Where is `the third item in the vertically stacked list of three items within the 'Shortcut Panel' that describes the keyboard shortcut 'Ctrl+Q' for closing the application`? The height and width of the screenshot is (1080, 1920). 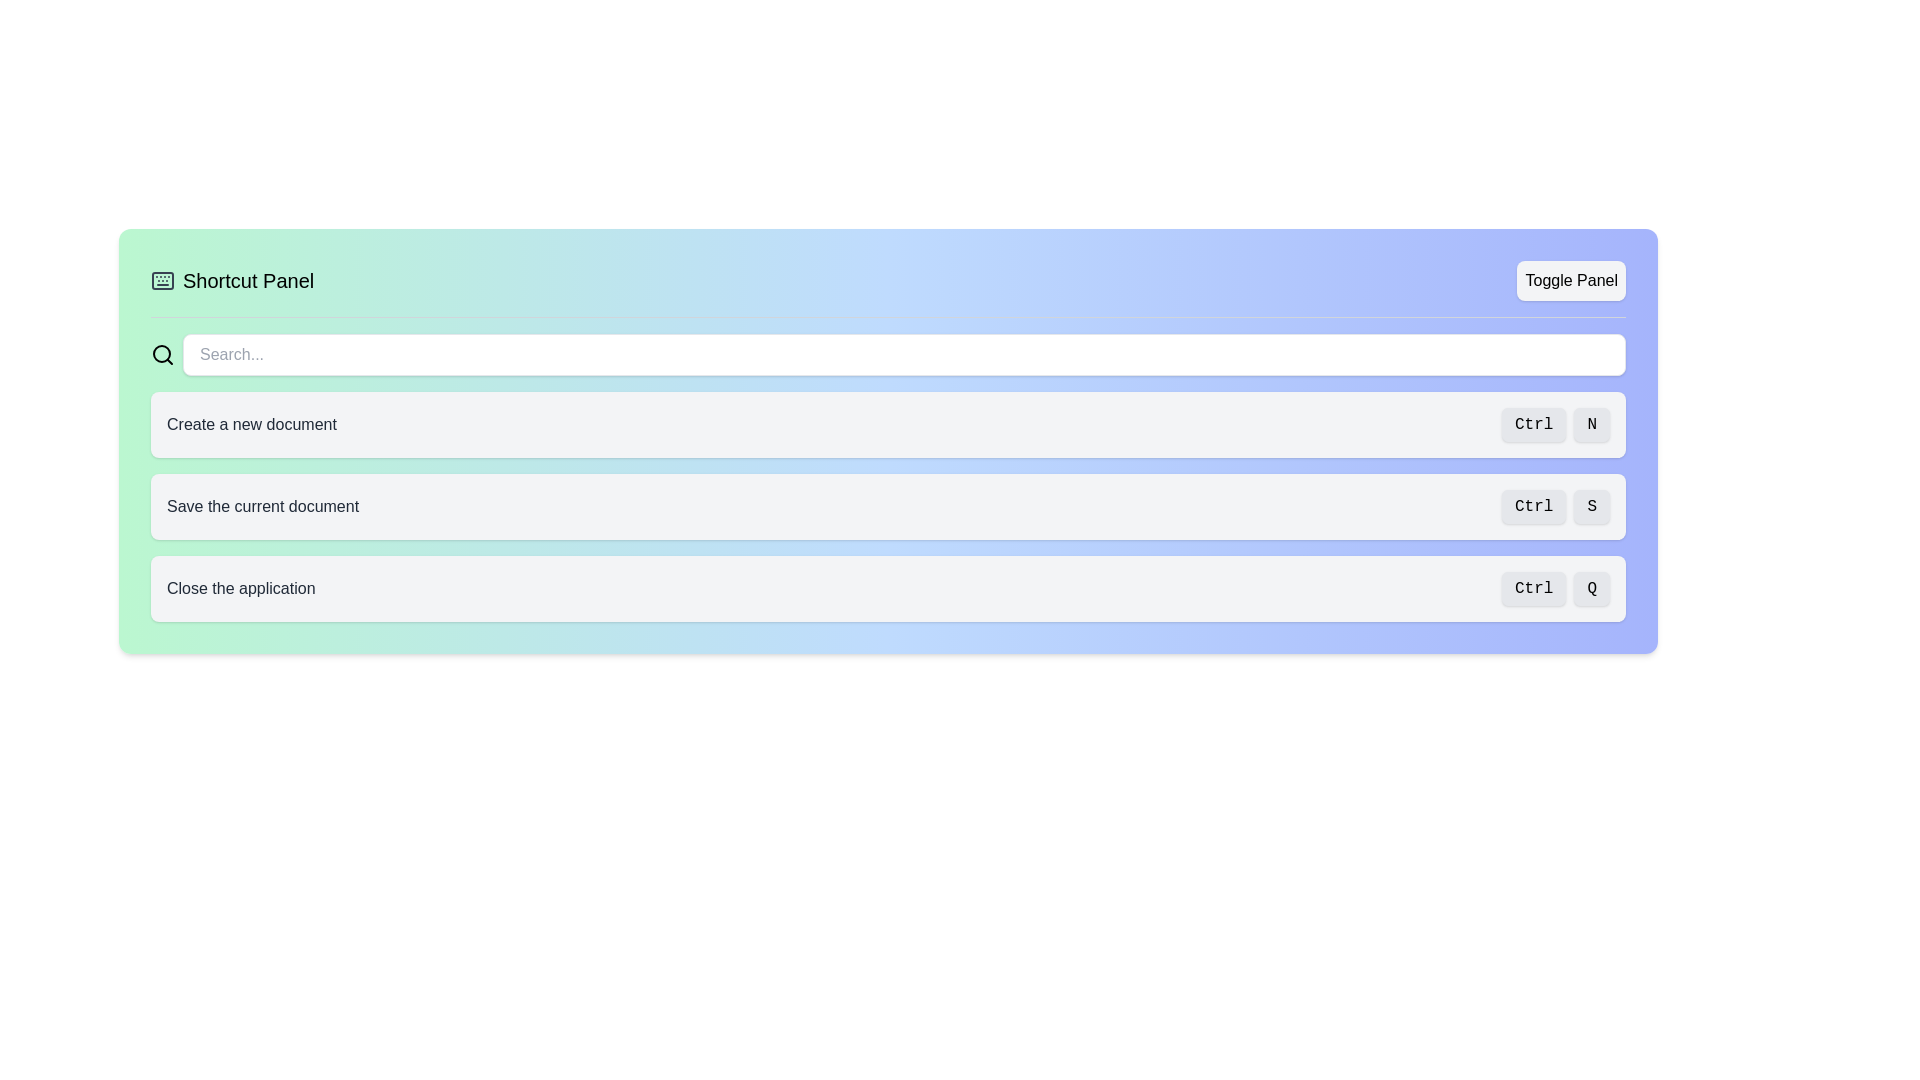 the third item in the vertically stacked list of three items within the 'Shortcut Panel' that describes the keyboard shortcut 'Ctrl+Q' for closing the application is located at coordinates (887, 588).